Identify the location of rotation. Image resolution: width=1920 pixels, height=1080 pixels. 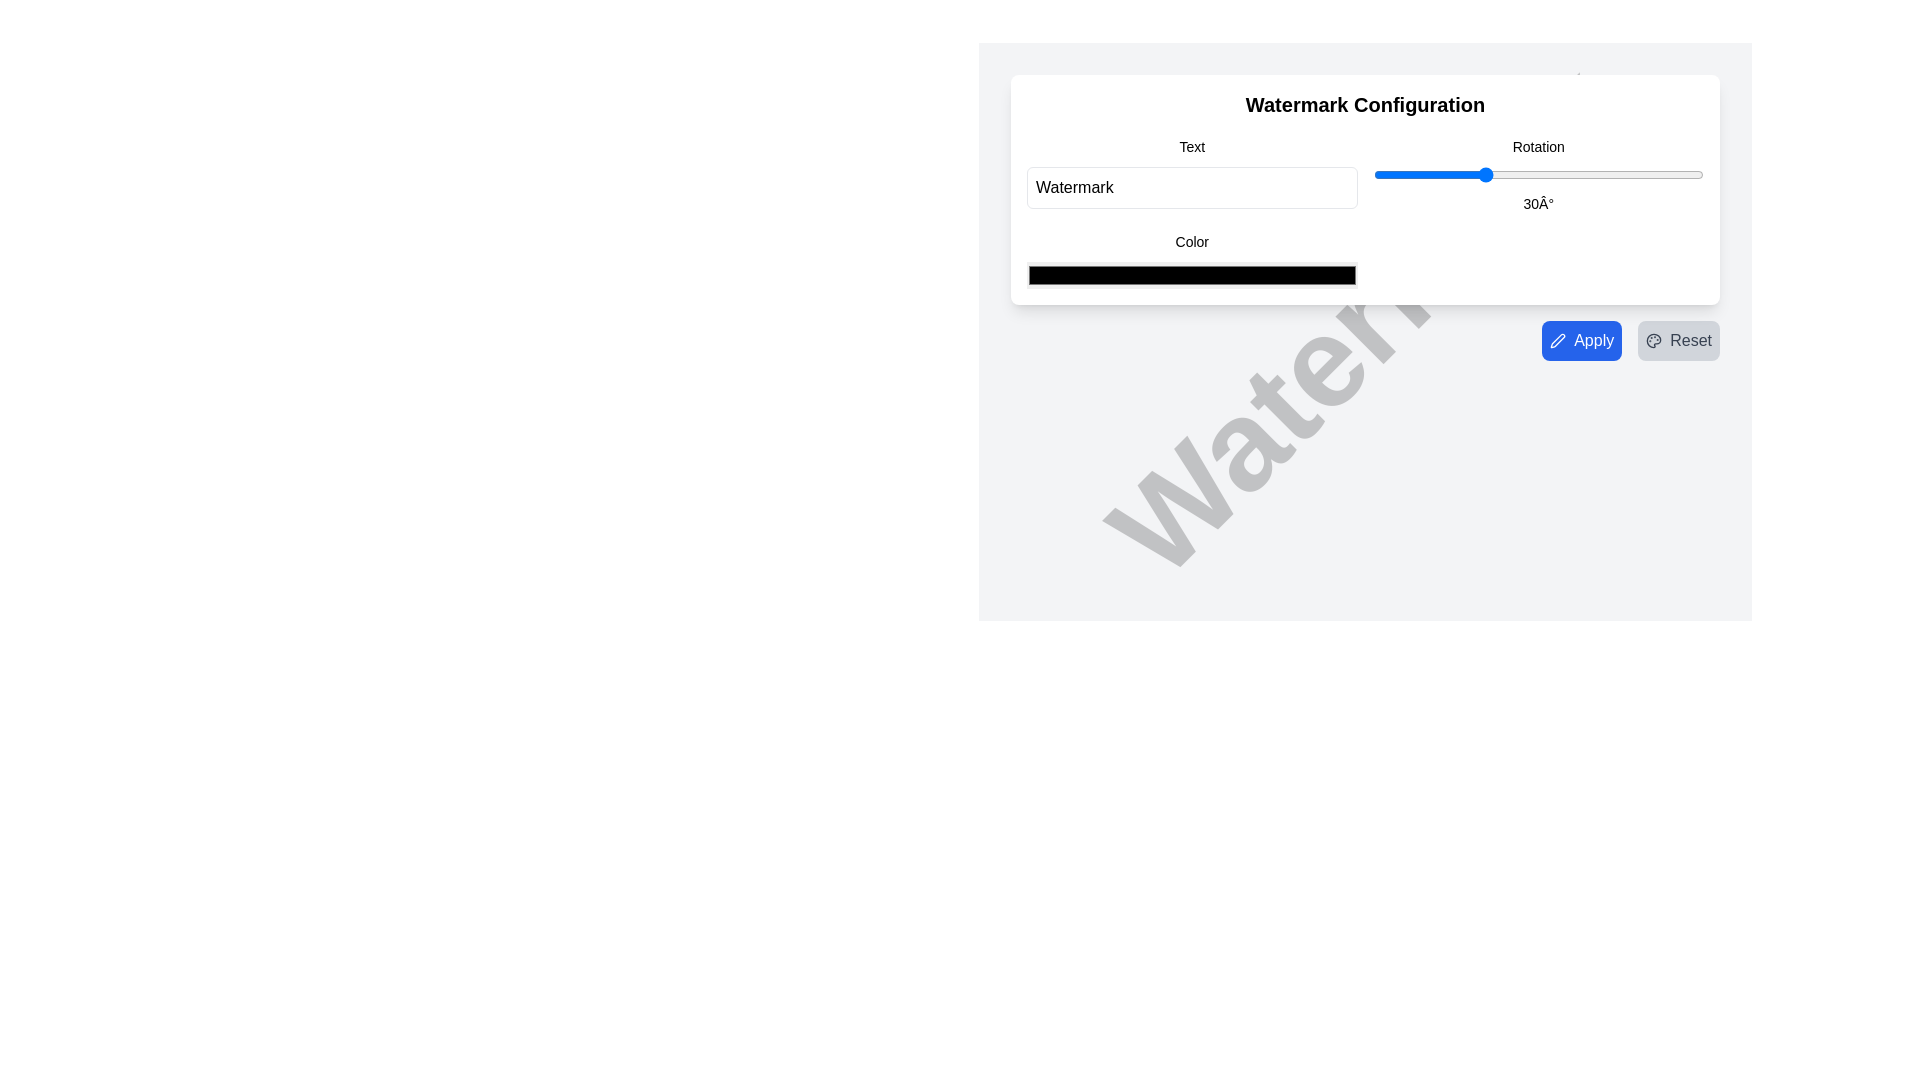
(1608, 173).